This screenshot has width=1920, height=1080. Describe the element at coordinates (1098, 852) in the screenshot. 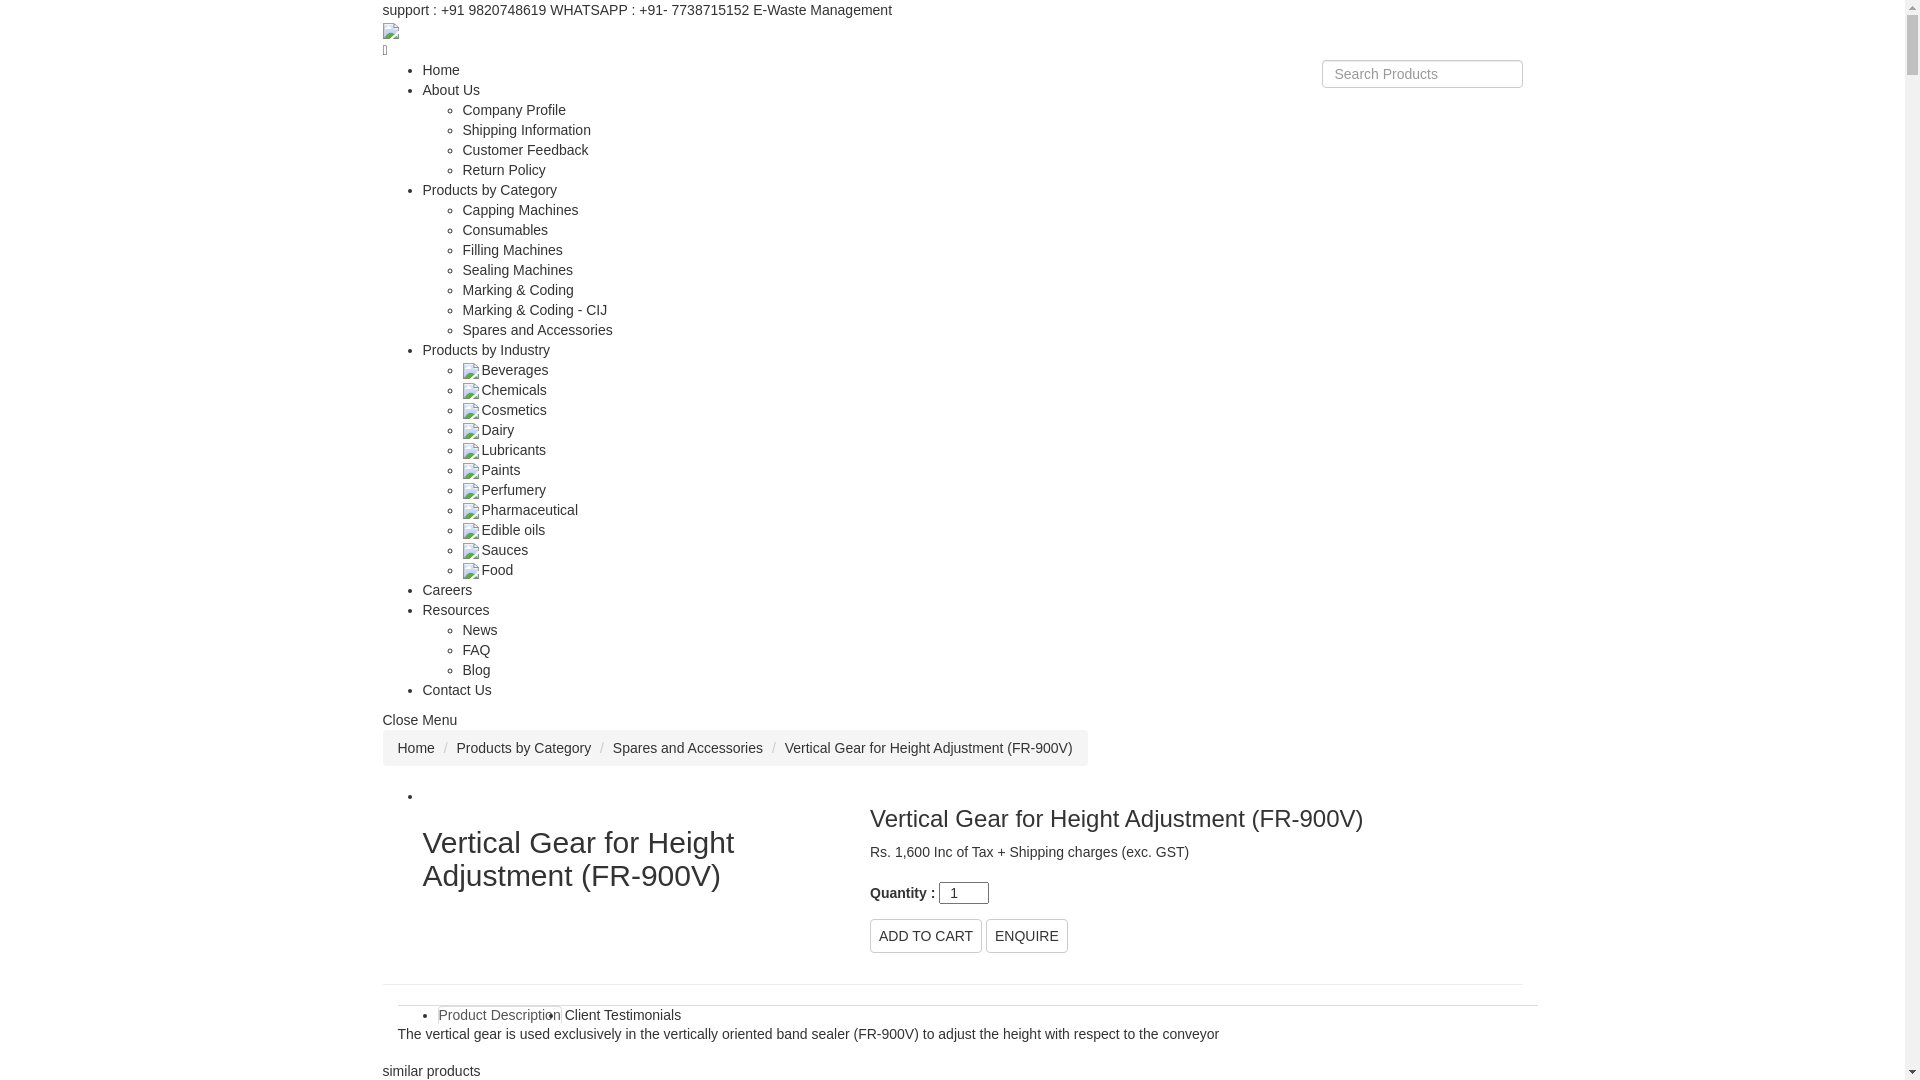

I see `'Shipping charges (exc. GST)'` at that location.